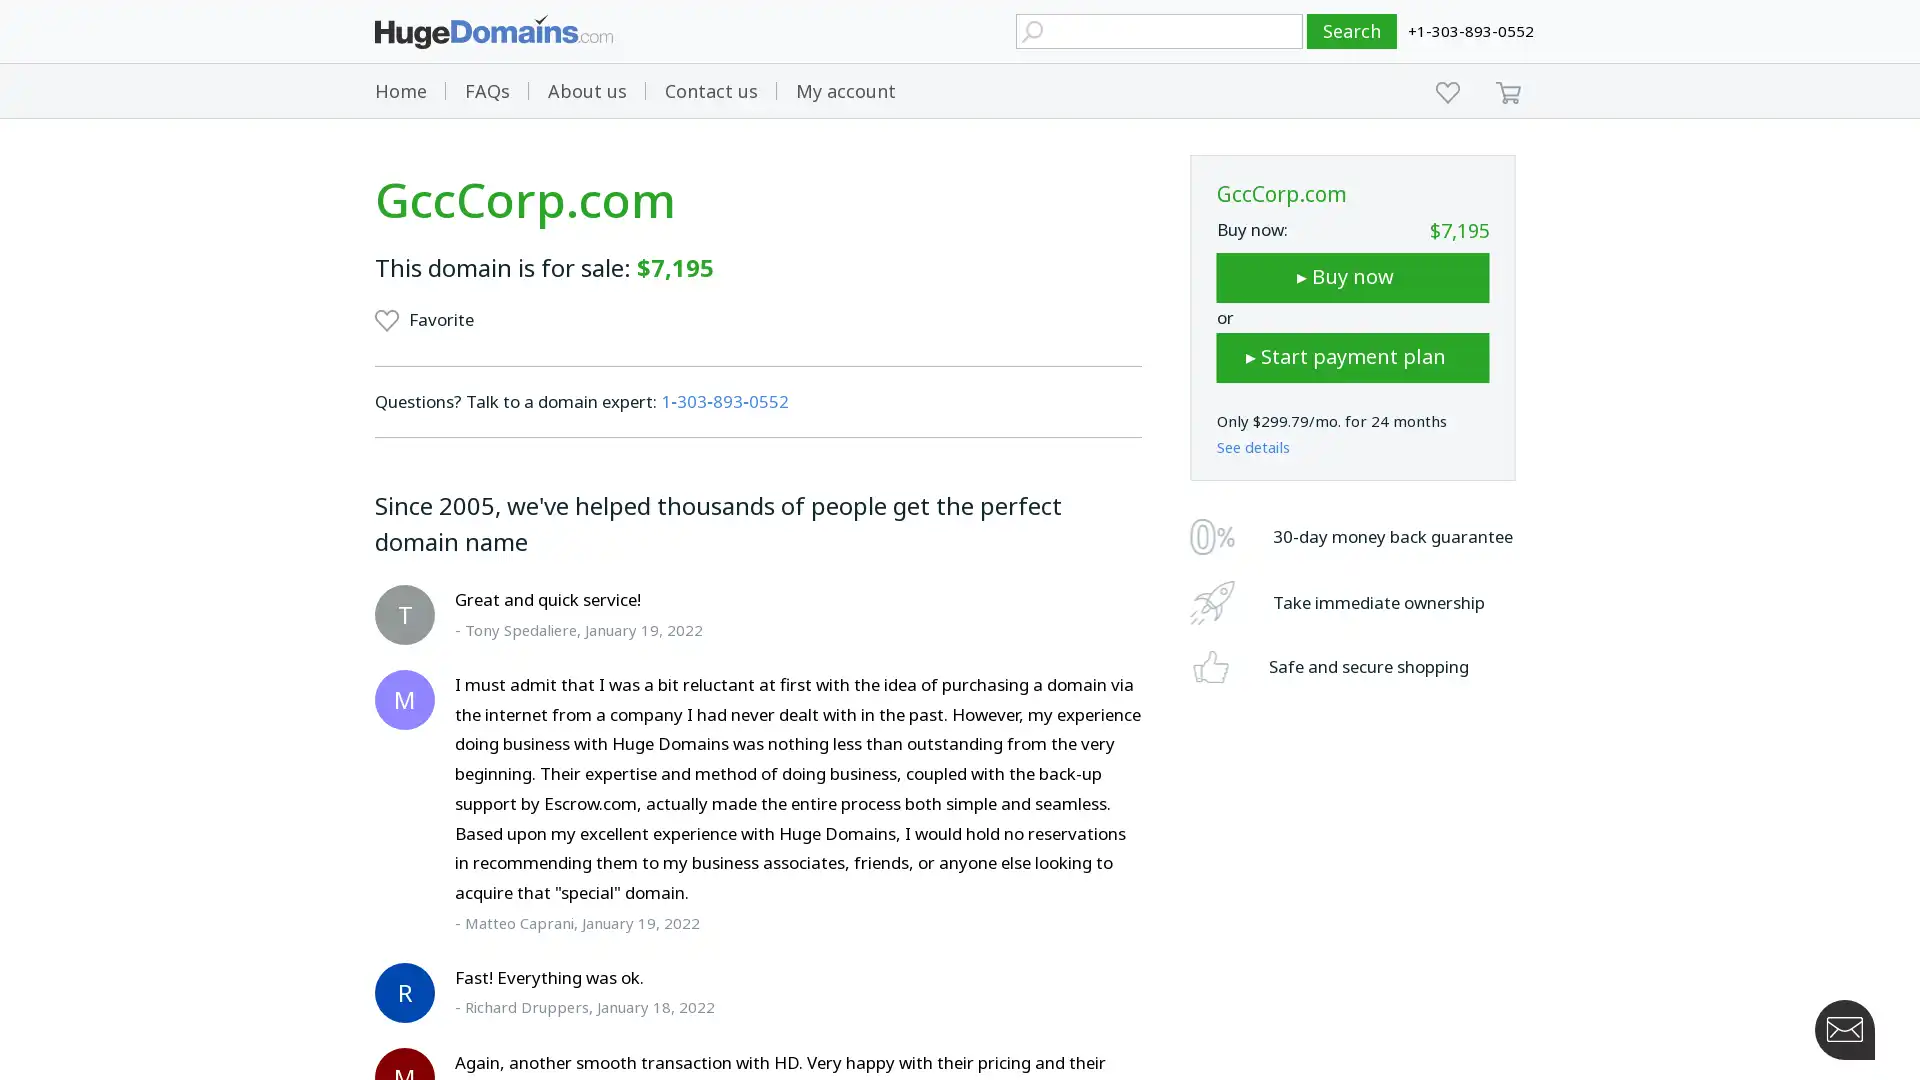  What do you see at coordinates (1352, 31) in the screenshot?
I see `Search` at bounding box center [1352, 31].